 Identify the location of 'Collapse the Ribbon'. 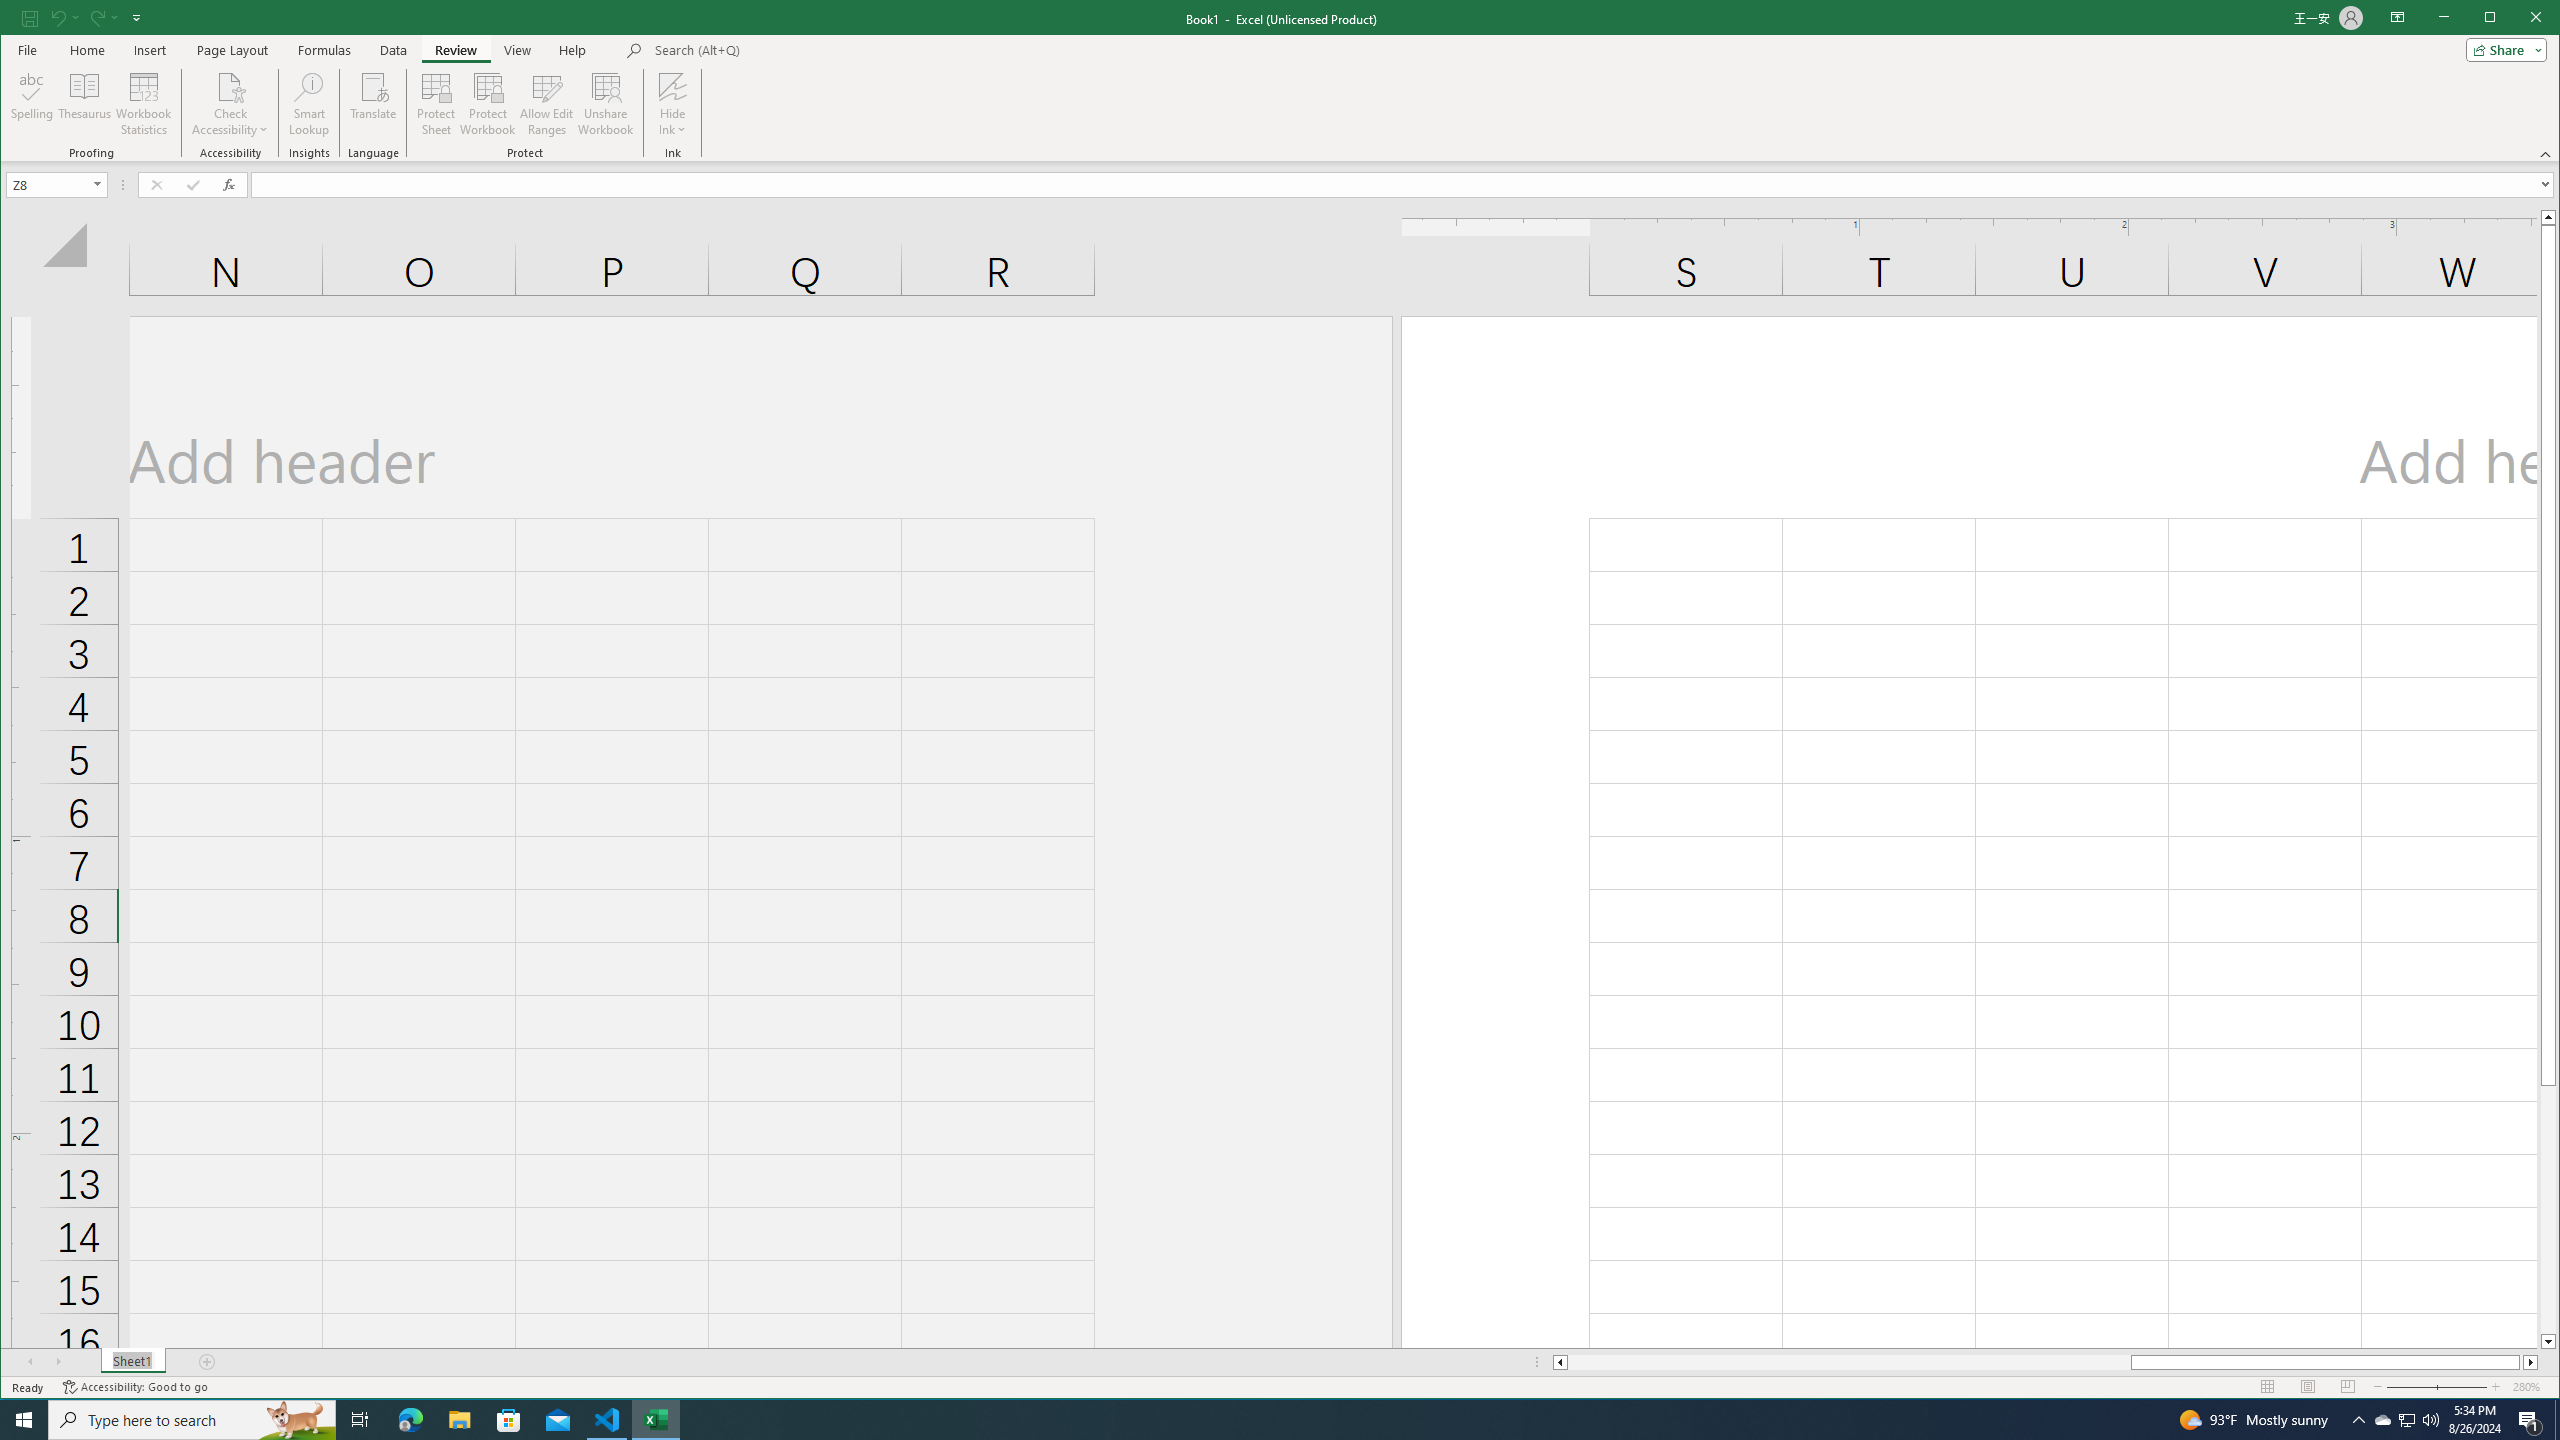
(2547, 153).